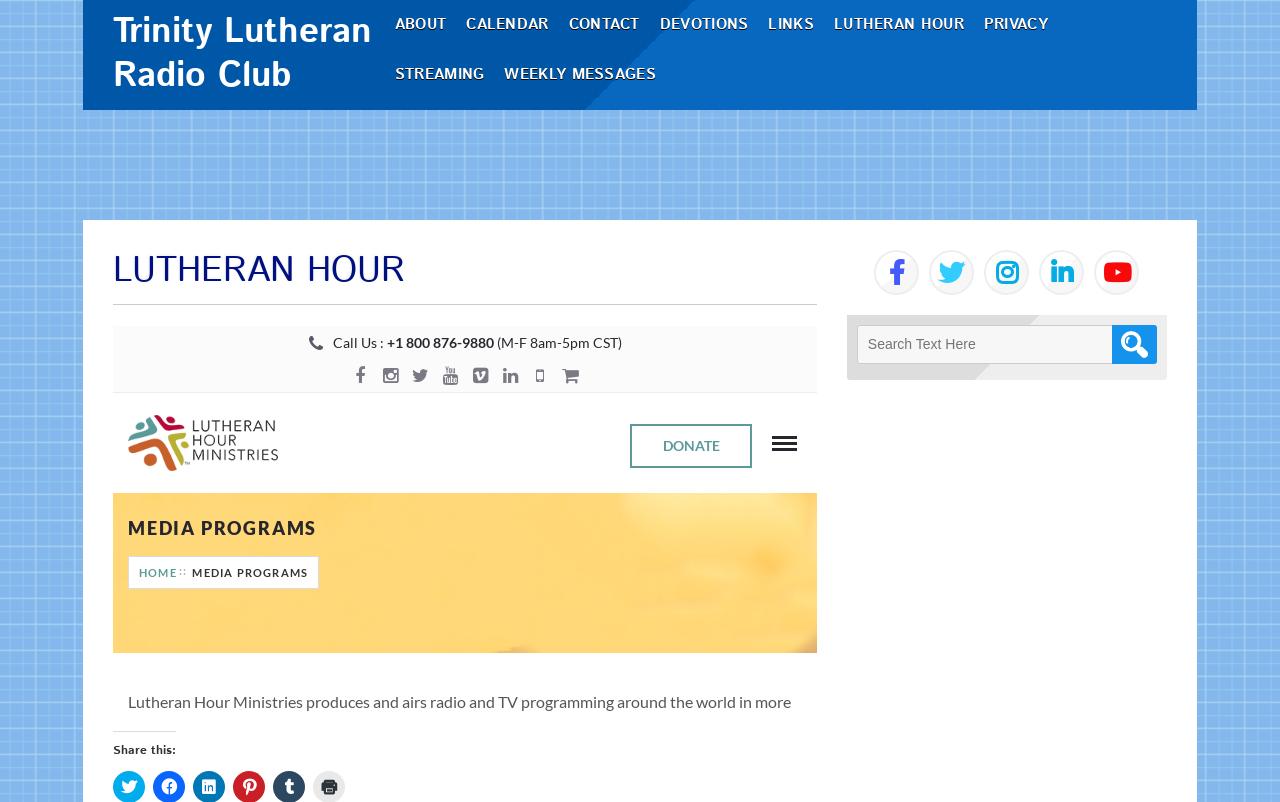  I want to click on 'About', so click(426, 78).